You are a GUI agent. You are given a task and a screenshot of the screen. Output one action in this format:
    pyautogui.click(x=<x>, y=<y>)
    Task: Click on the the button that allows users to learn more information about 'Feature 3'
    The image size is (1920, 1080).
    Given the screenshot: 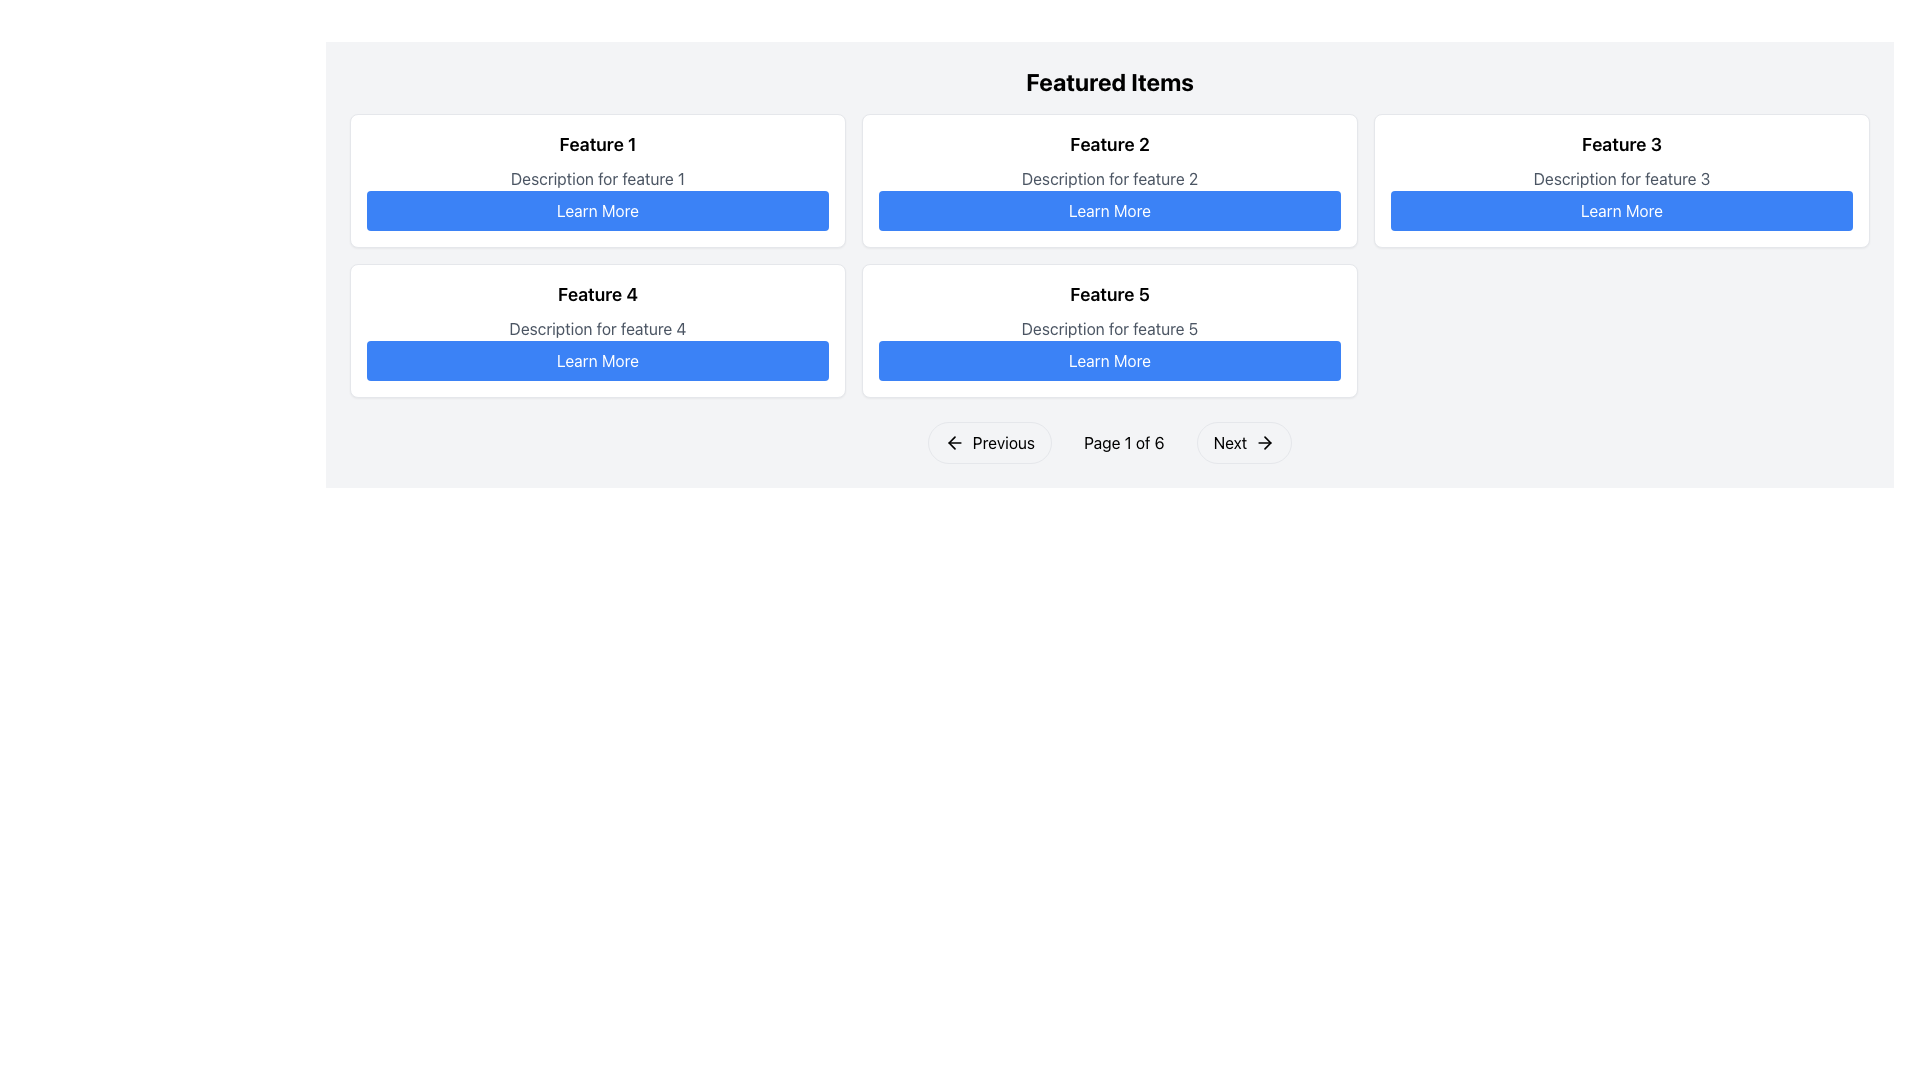 What is the action you would take?
    pyautogui.click(x=1622, y=211)
    